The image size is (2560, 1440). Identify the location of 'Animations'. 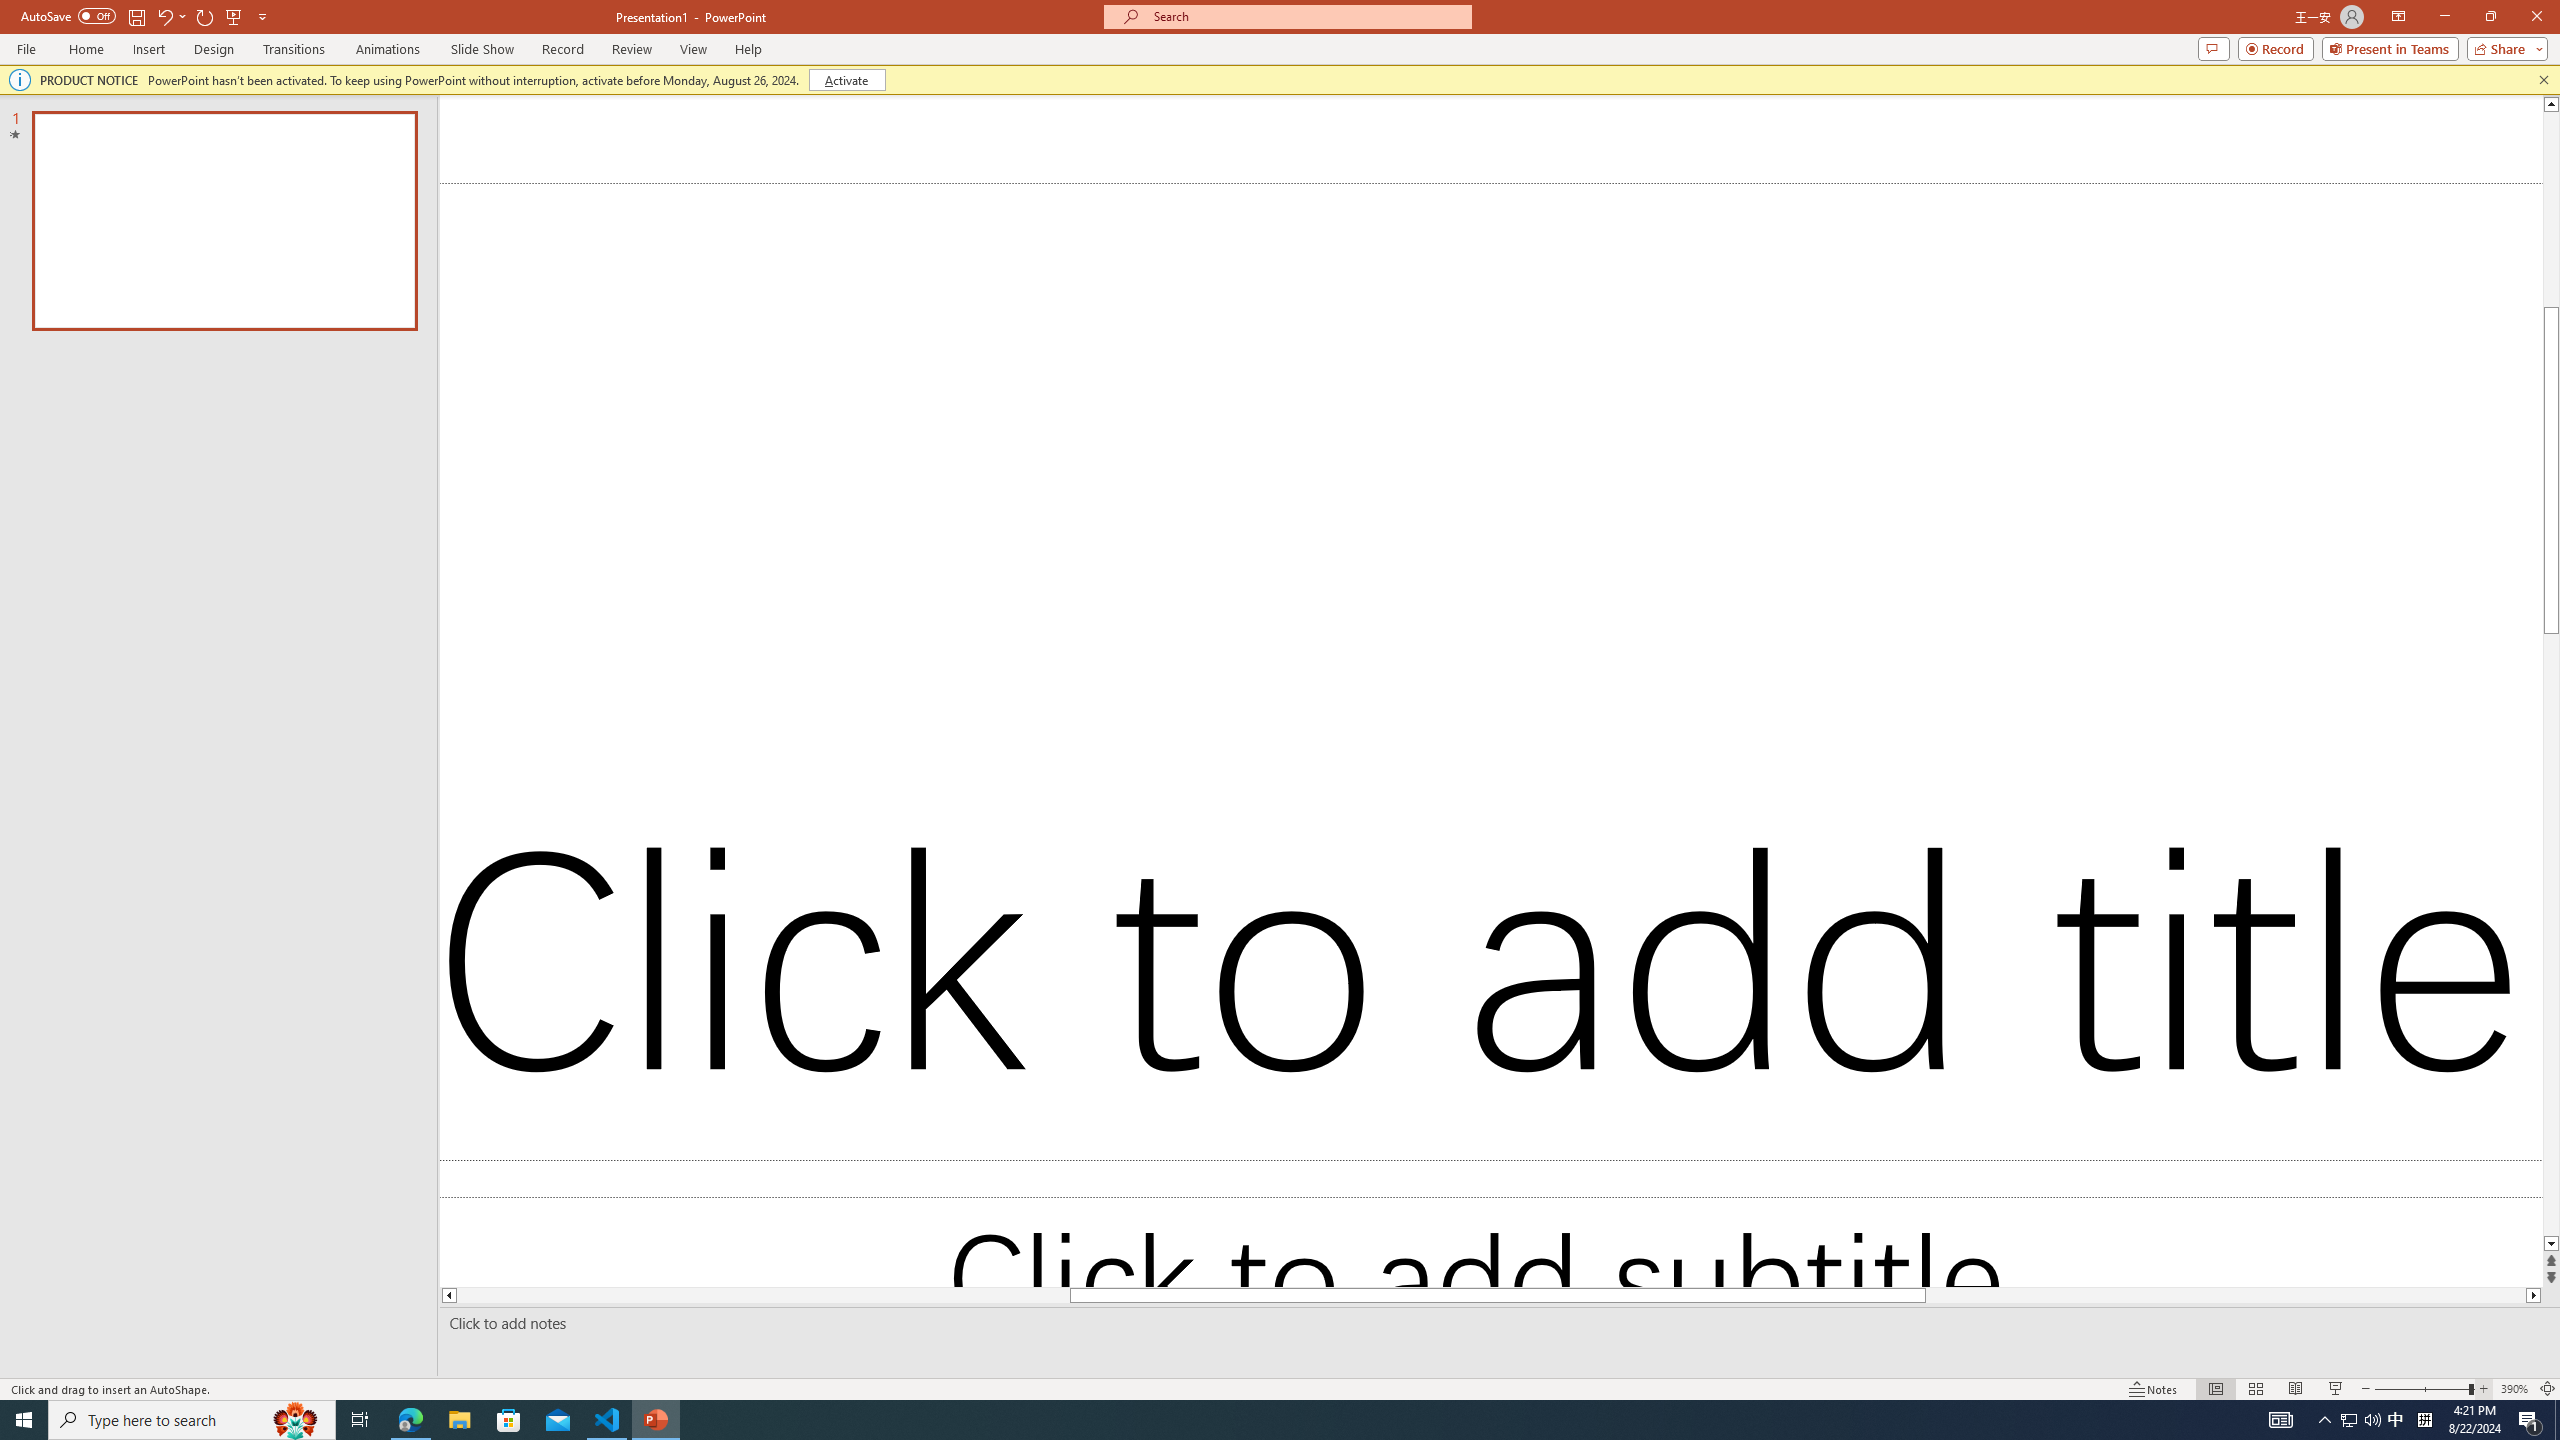
(387, 49).